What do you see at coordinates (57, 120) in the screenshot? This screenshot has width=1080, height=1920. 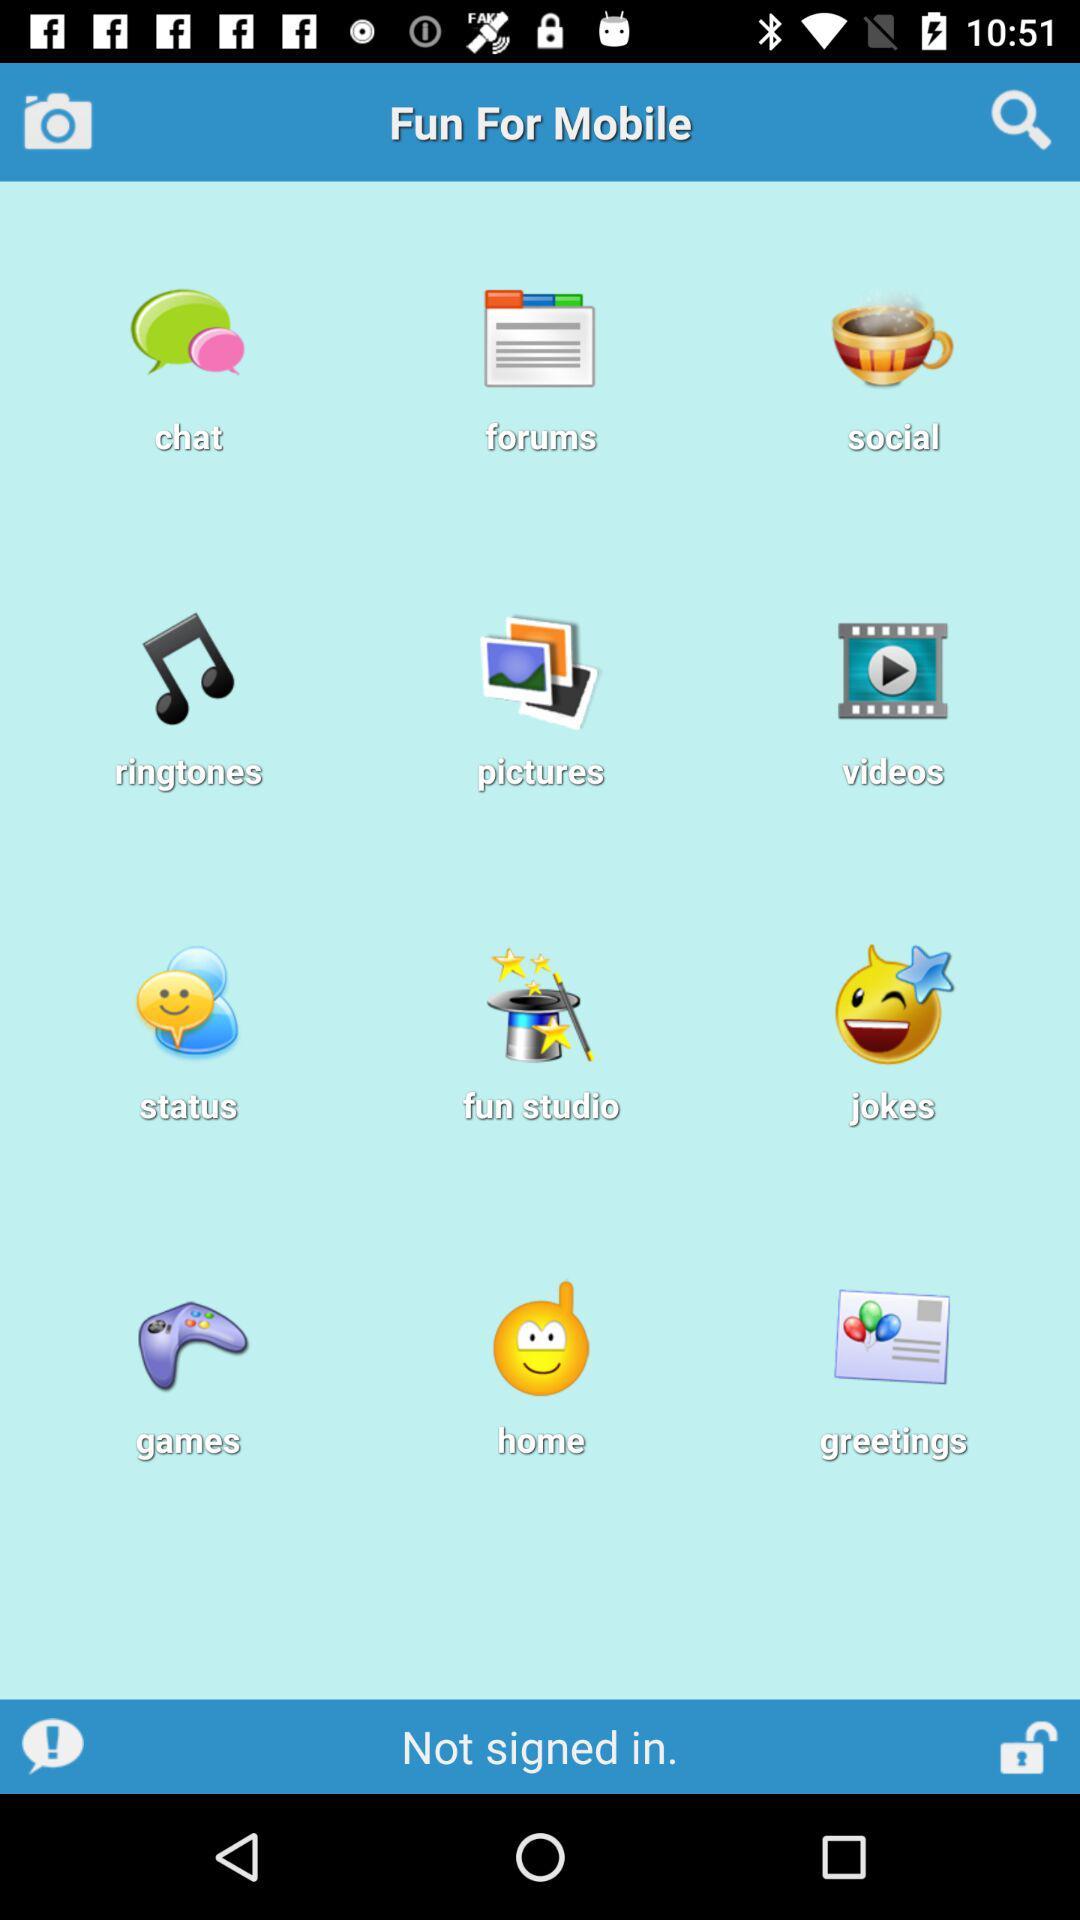 I see `camera` at bounding box center [57, 120].